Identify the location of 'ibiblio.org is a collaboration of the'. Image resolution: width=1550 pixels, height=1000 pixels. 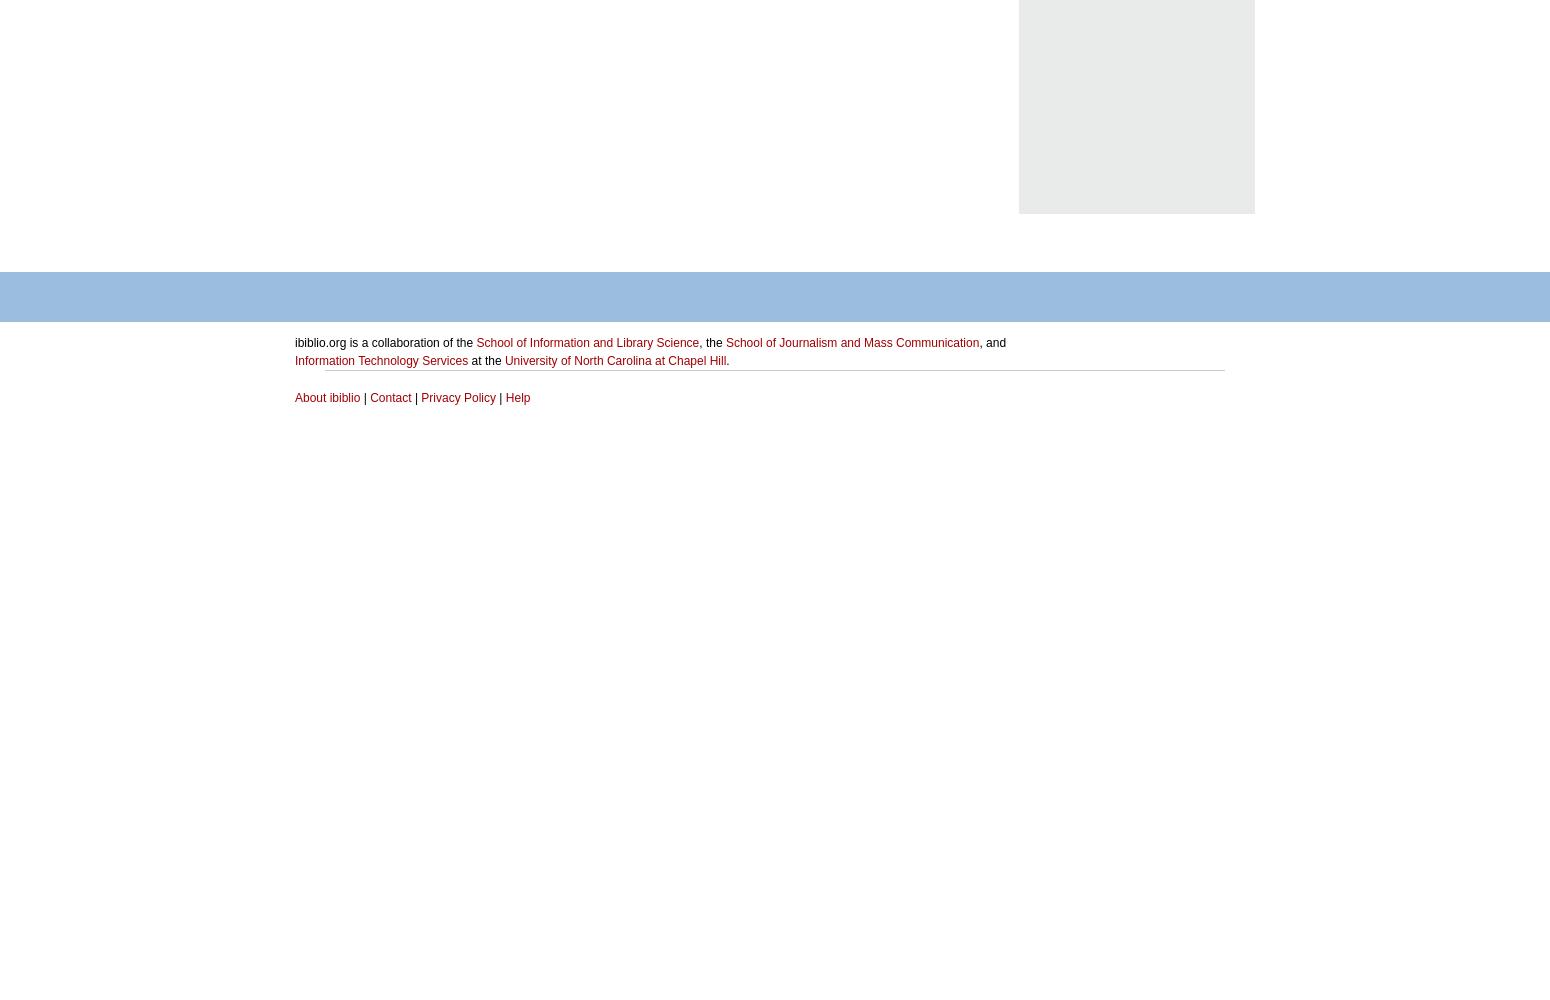
(384, 342).